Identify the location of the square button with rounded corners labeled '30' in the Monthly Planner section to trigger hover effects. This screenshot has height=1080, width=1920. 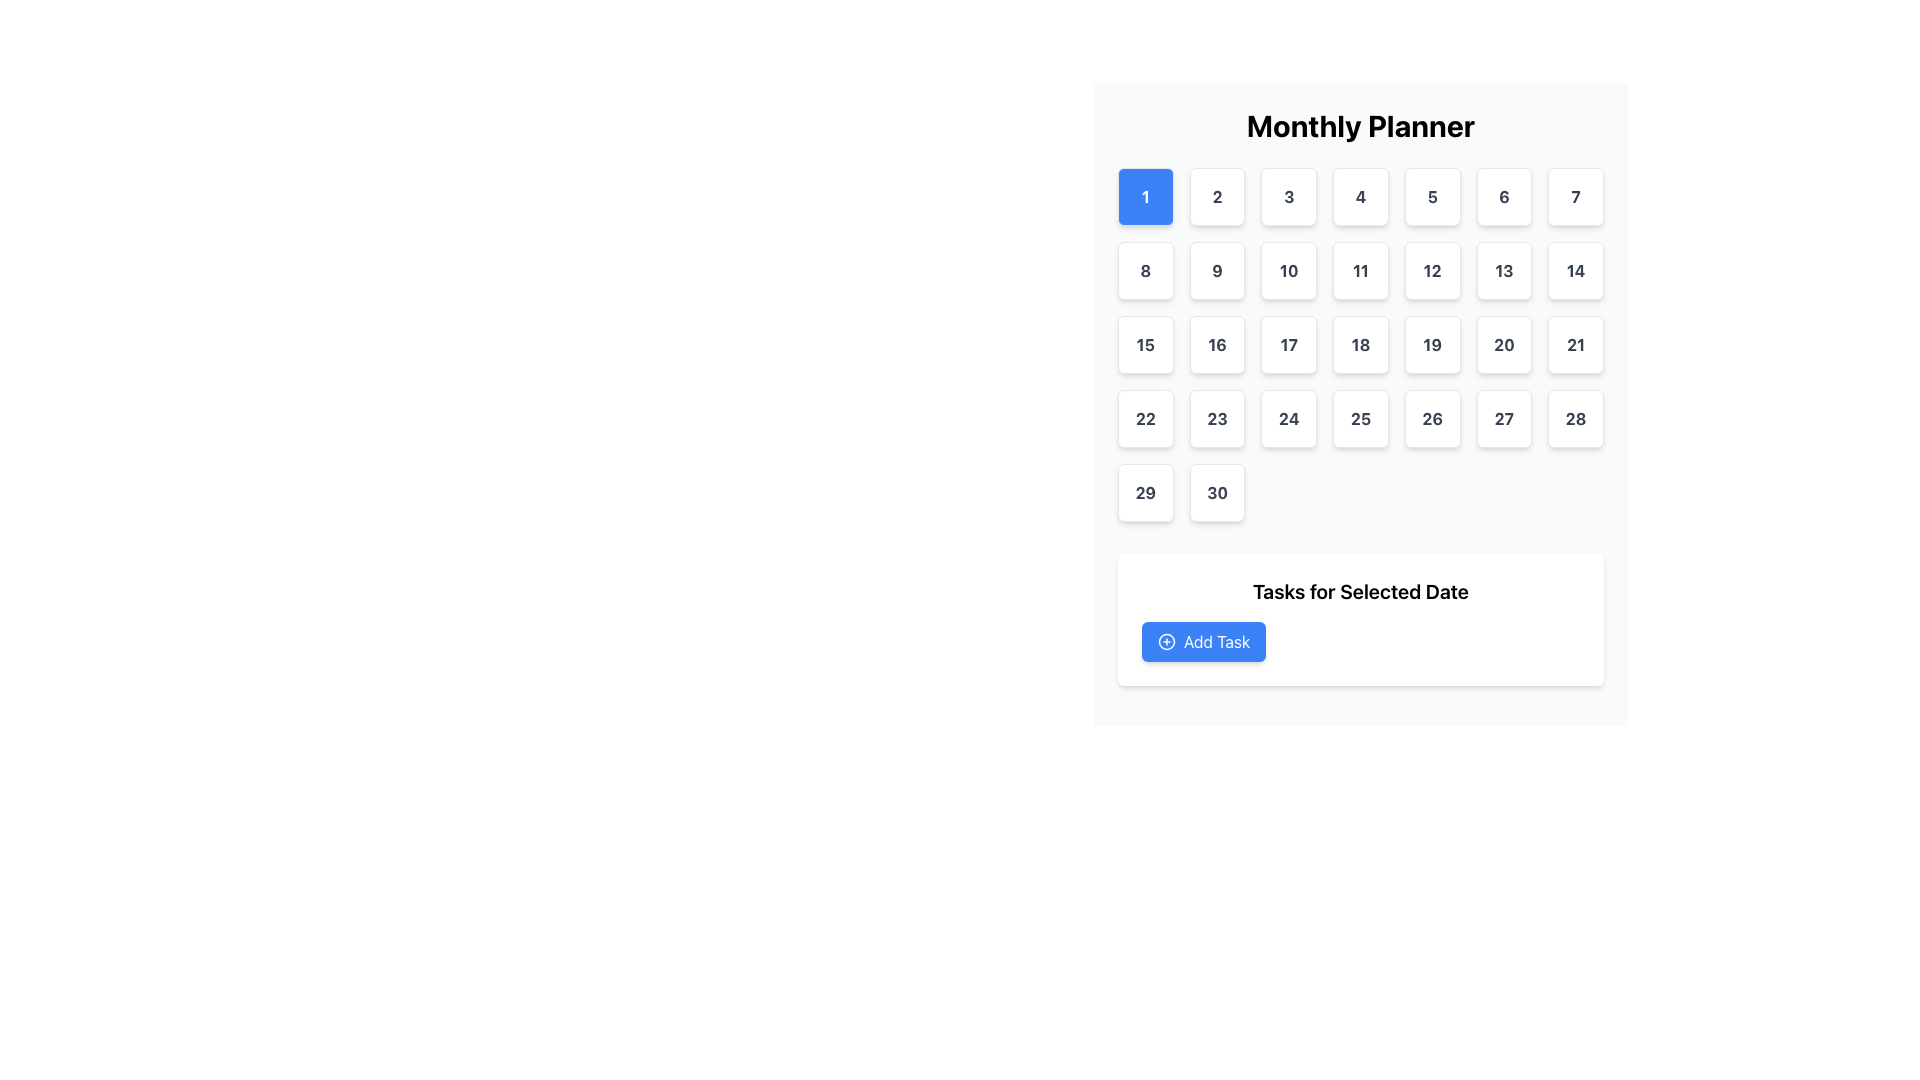
(1216, 493).